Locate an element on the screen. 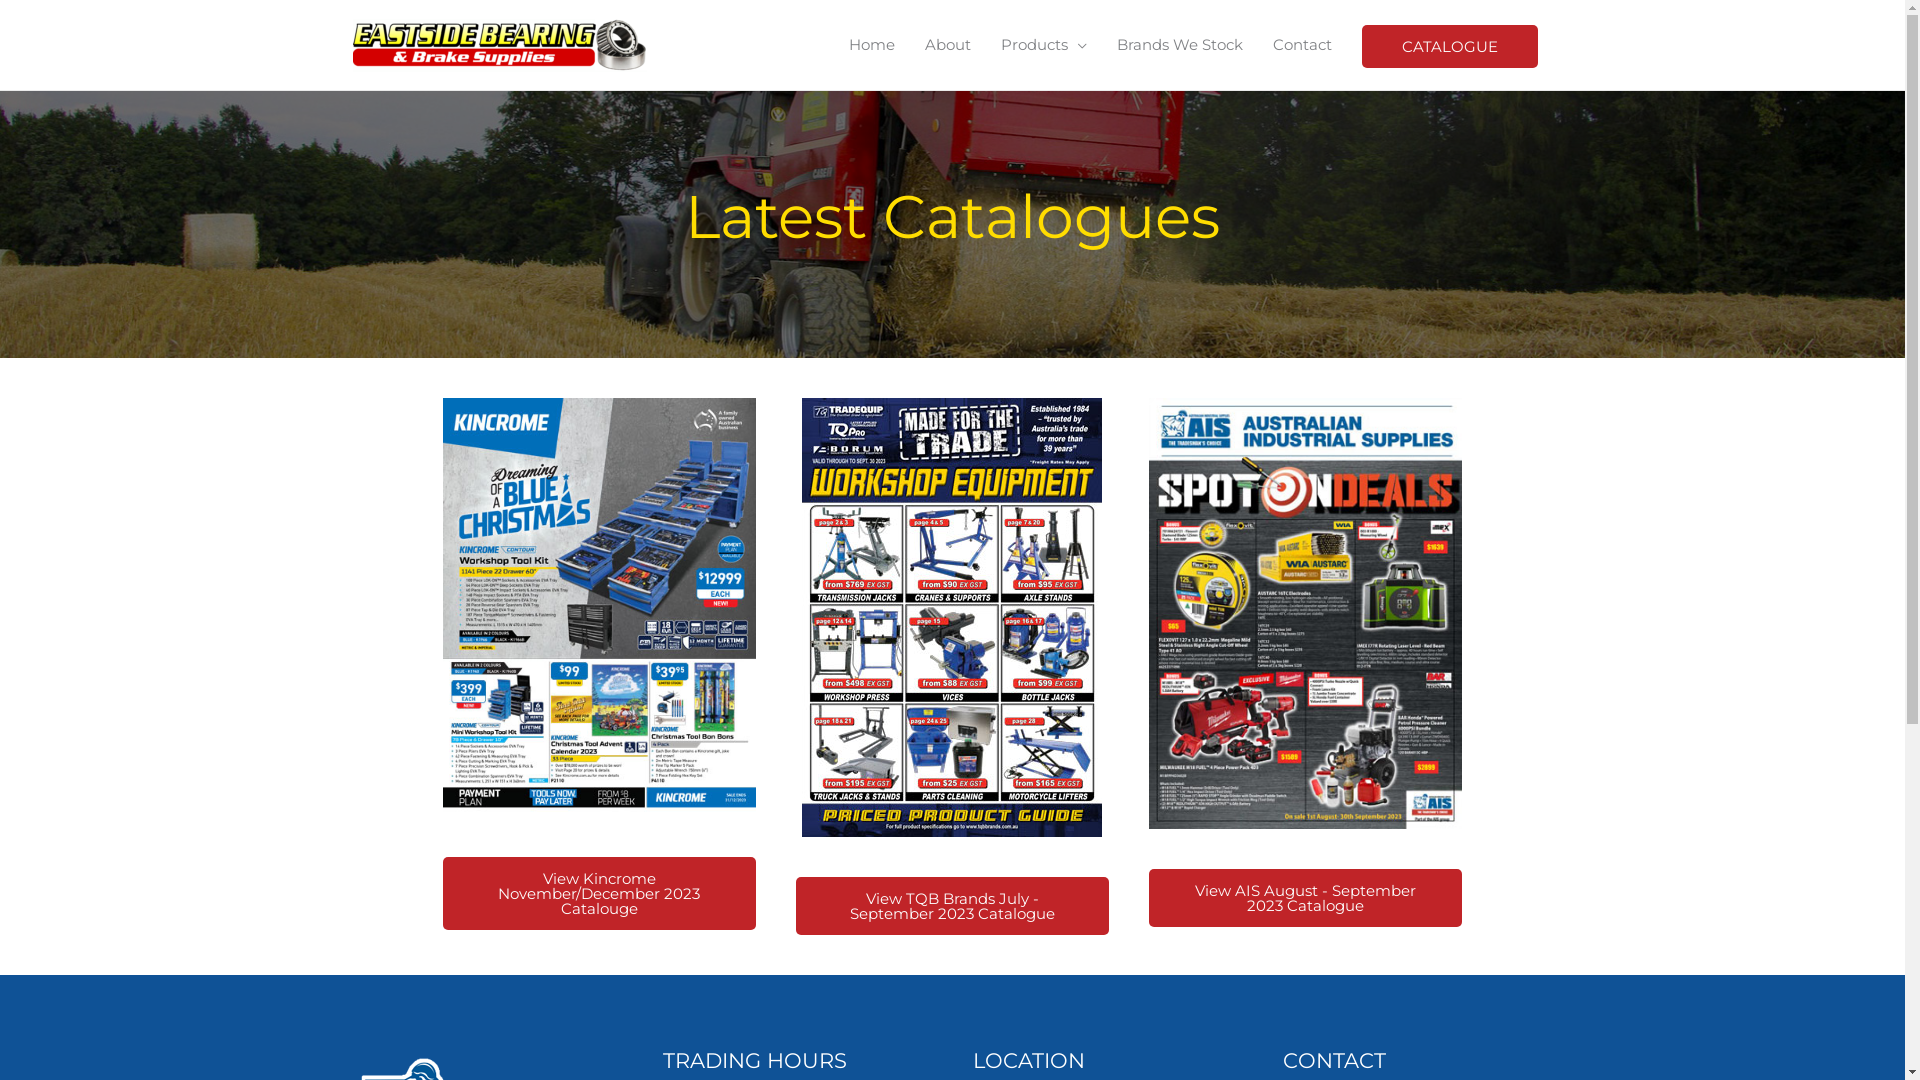 This screenshot has height=1080, width=1920. 'AUGS23_FULL-CAT-(1)-compressed-1' is located at coordinates (1305, 612).